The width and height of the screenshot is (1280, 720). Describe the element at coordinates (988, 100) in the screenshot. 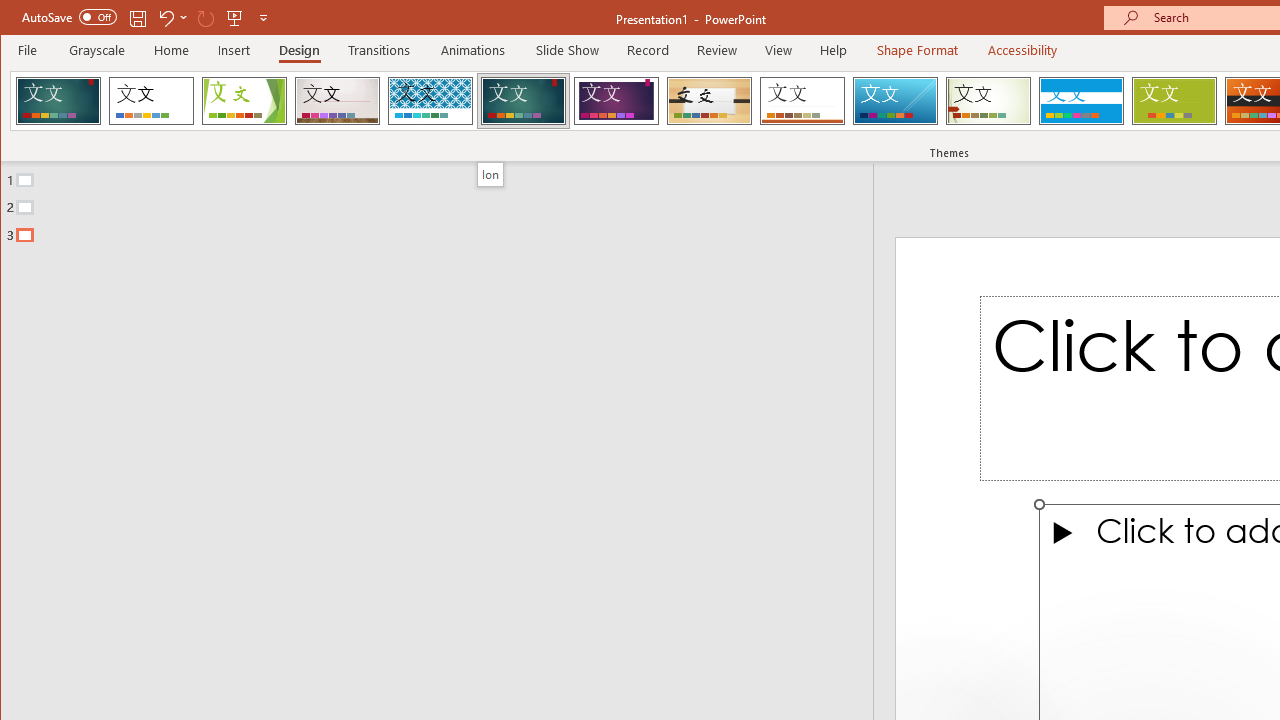

I see `'Wisp'` at that location.